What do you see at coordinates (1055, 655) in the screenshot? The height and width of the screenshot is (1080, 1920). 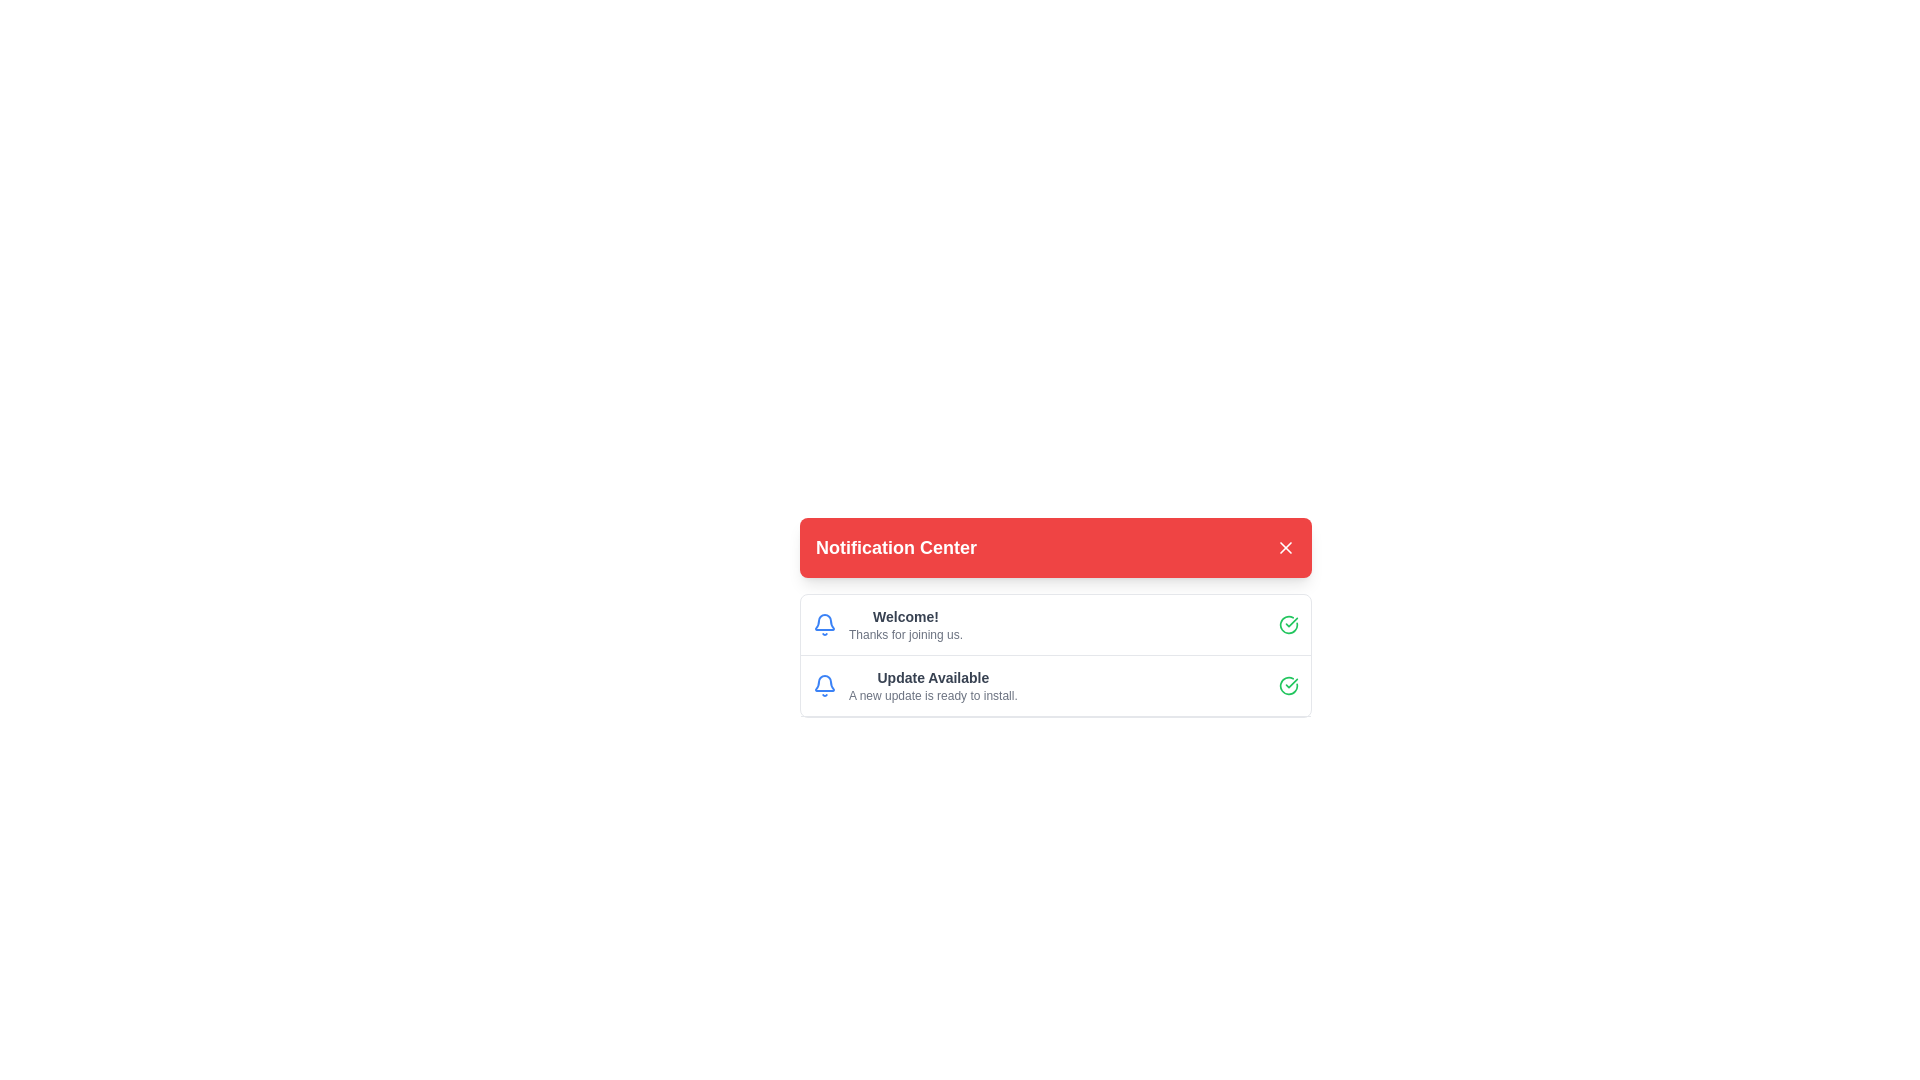 I see `the notification message display area that shows two notifications: 'Welcome! Thanks for joining us.' and 'Update Available A new update is ready to install.' with bell and green check icons` at bounding box center [1055, 655].